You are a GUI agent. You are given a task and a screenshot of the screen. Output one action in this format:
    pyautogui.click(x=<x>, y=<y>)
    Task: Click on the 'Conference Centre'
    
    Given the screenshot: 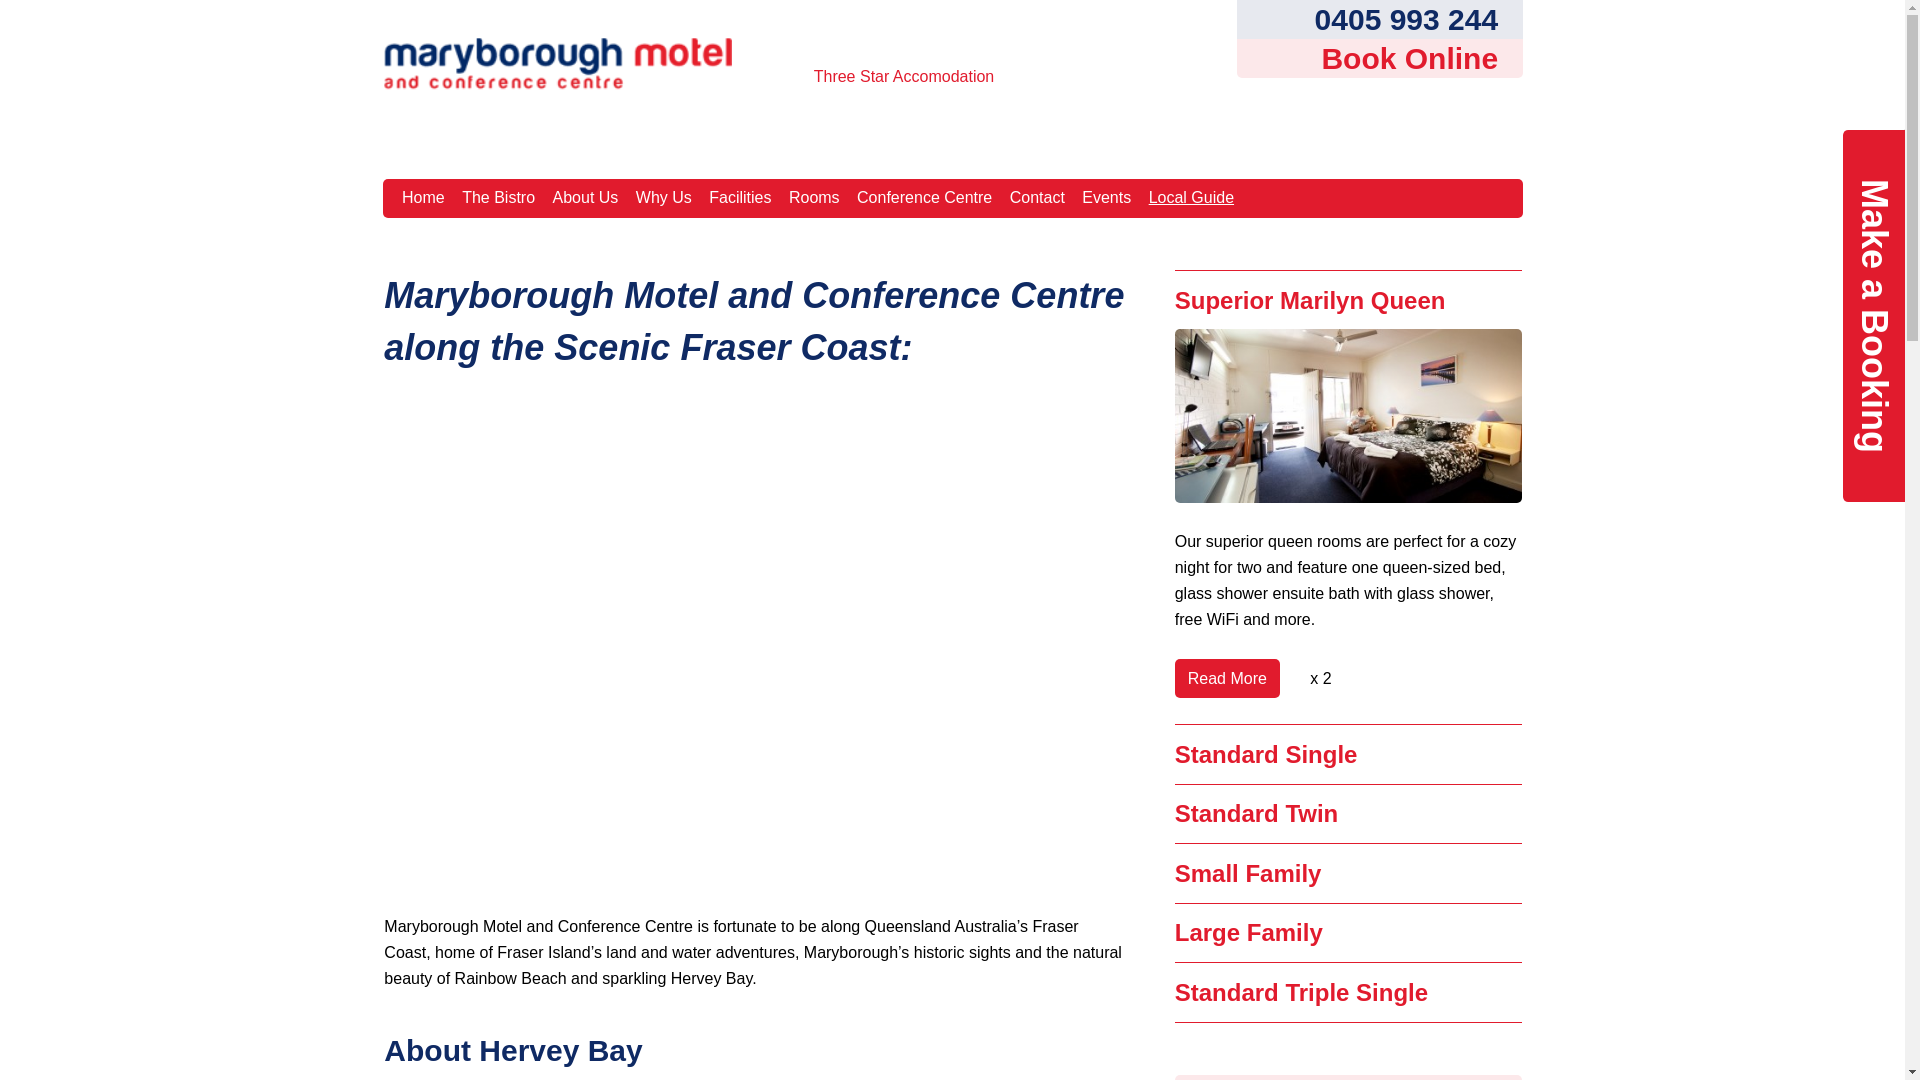 What is the action you would take?
    pyautogui.click(x=924, y=198)
    